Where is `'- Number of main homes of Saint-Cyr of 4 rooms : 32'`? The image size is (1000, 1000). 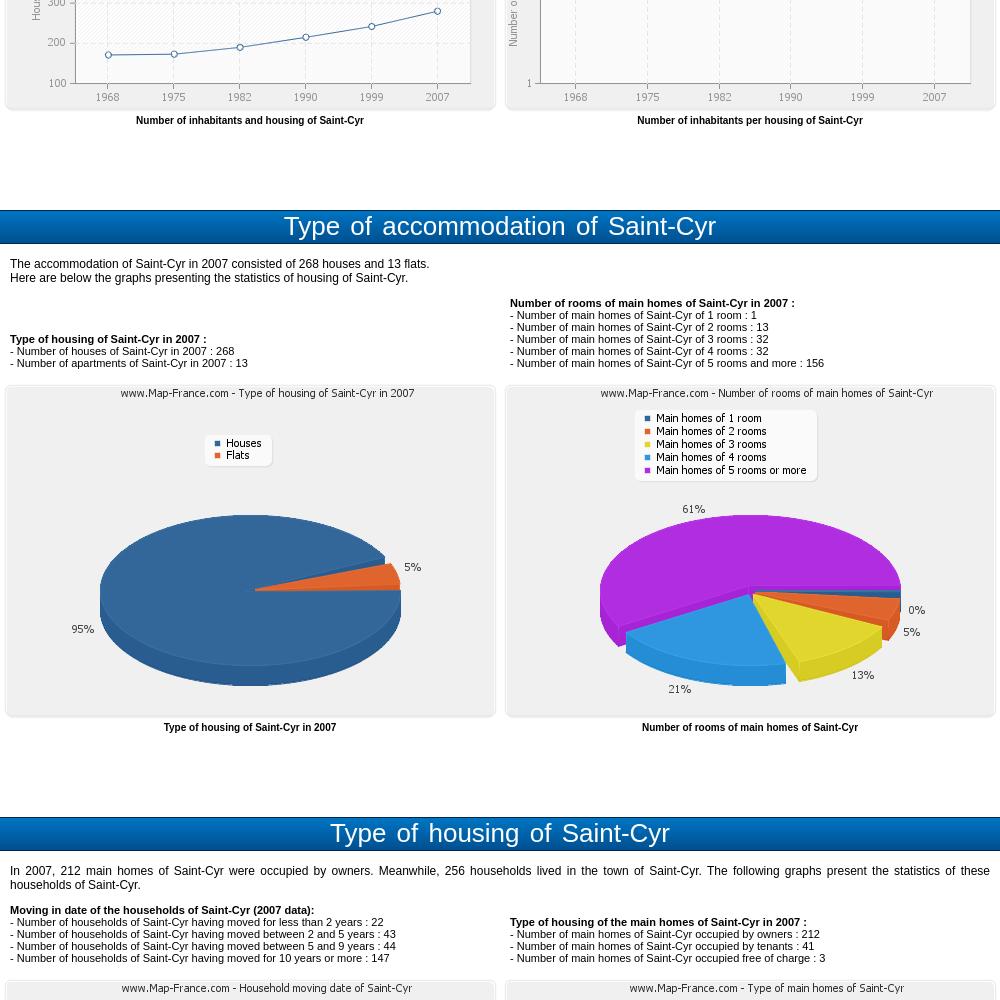 '- Number of main homes of Saint-Cyr of 4 rooms : 32' is located at coordinates (639, 350).